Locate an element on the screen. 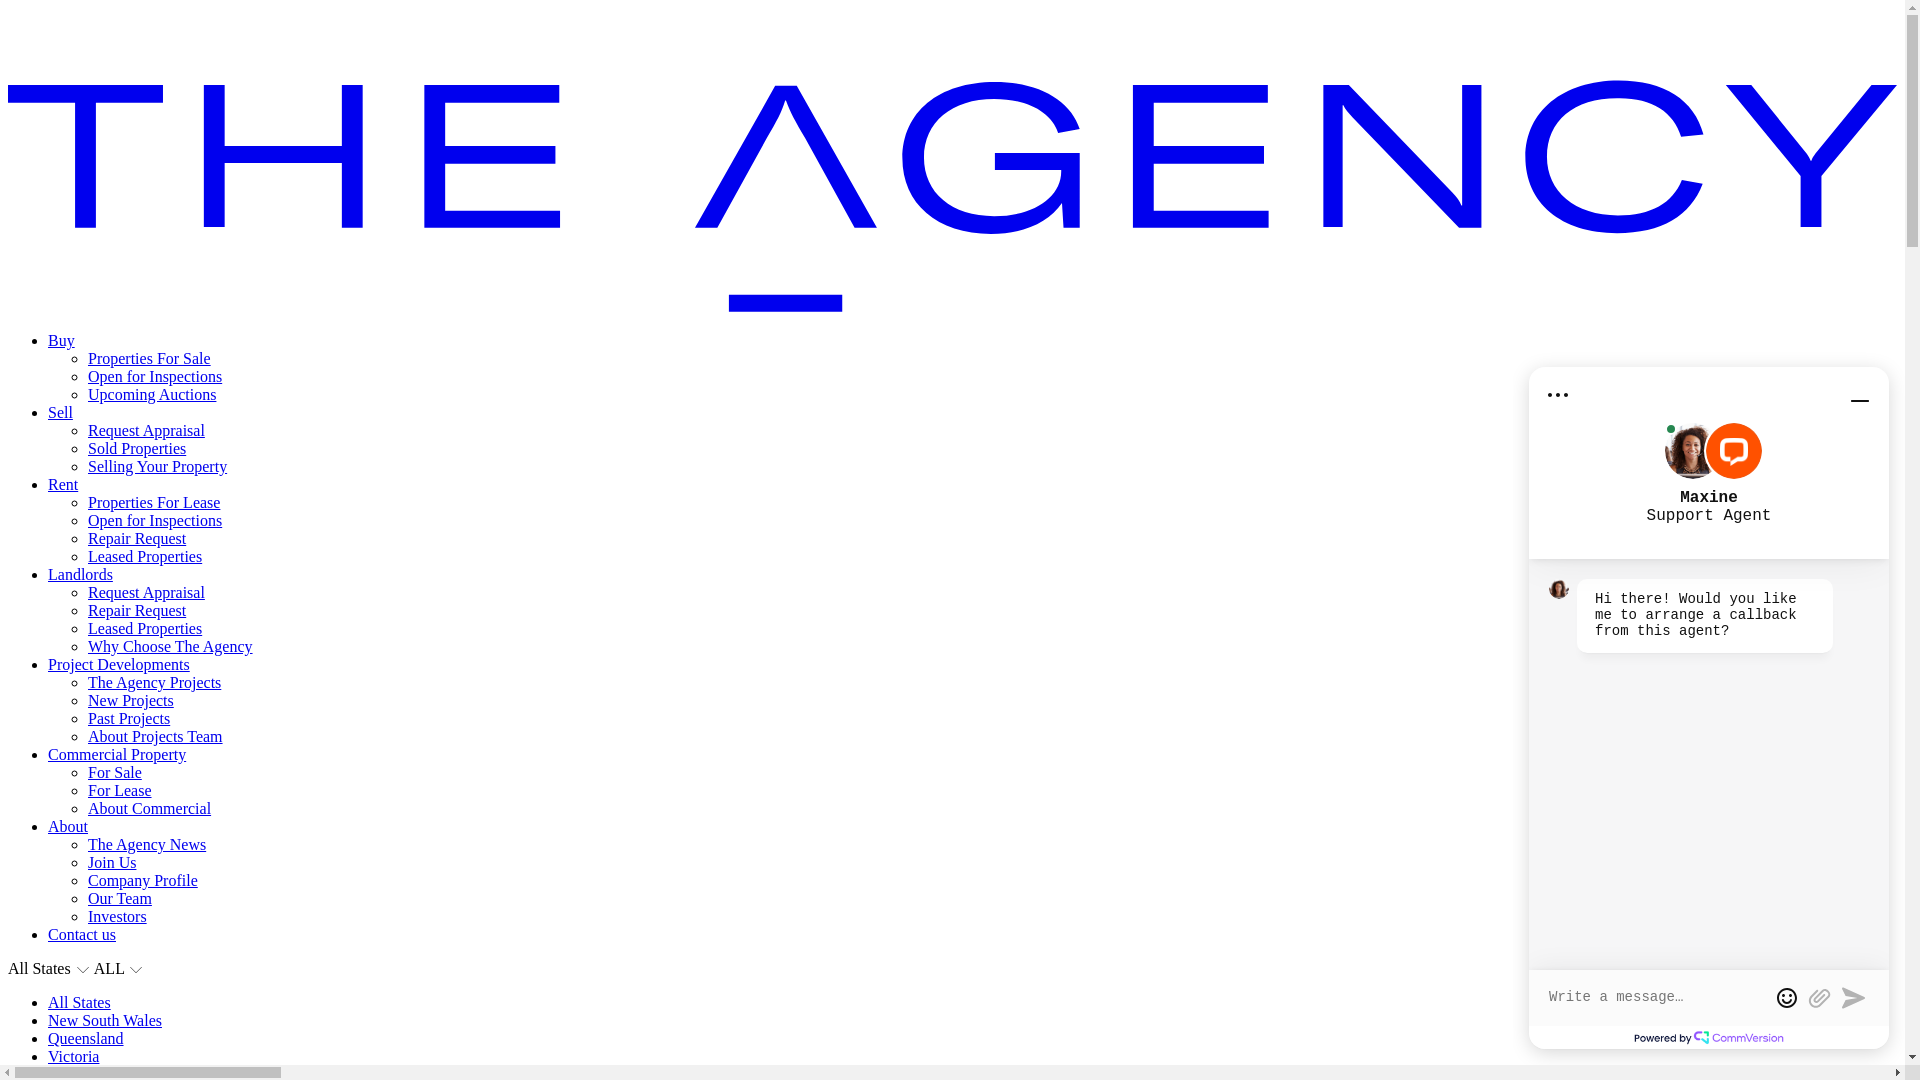  'Properties For Sale' is located at coordinates (148, 357).